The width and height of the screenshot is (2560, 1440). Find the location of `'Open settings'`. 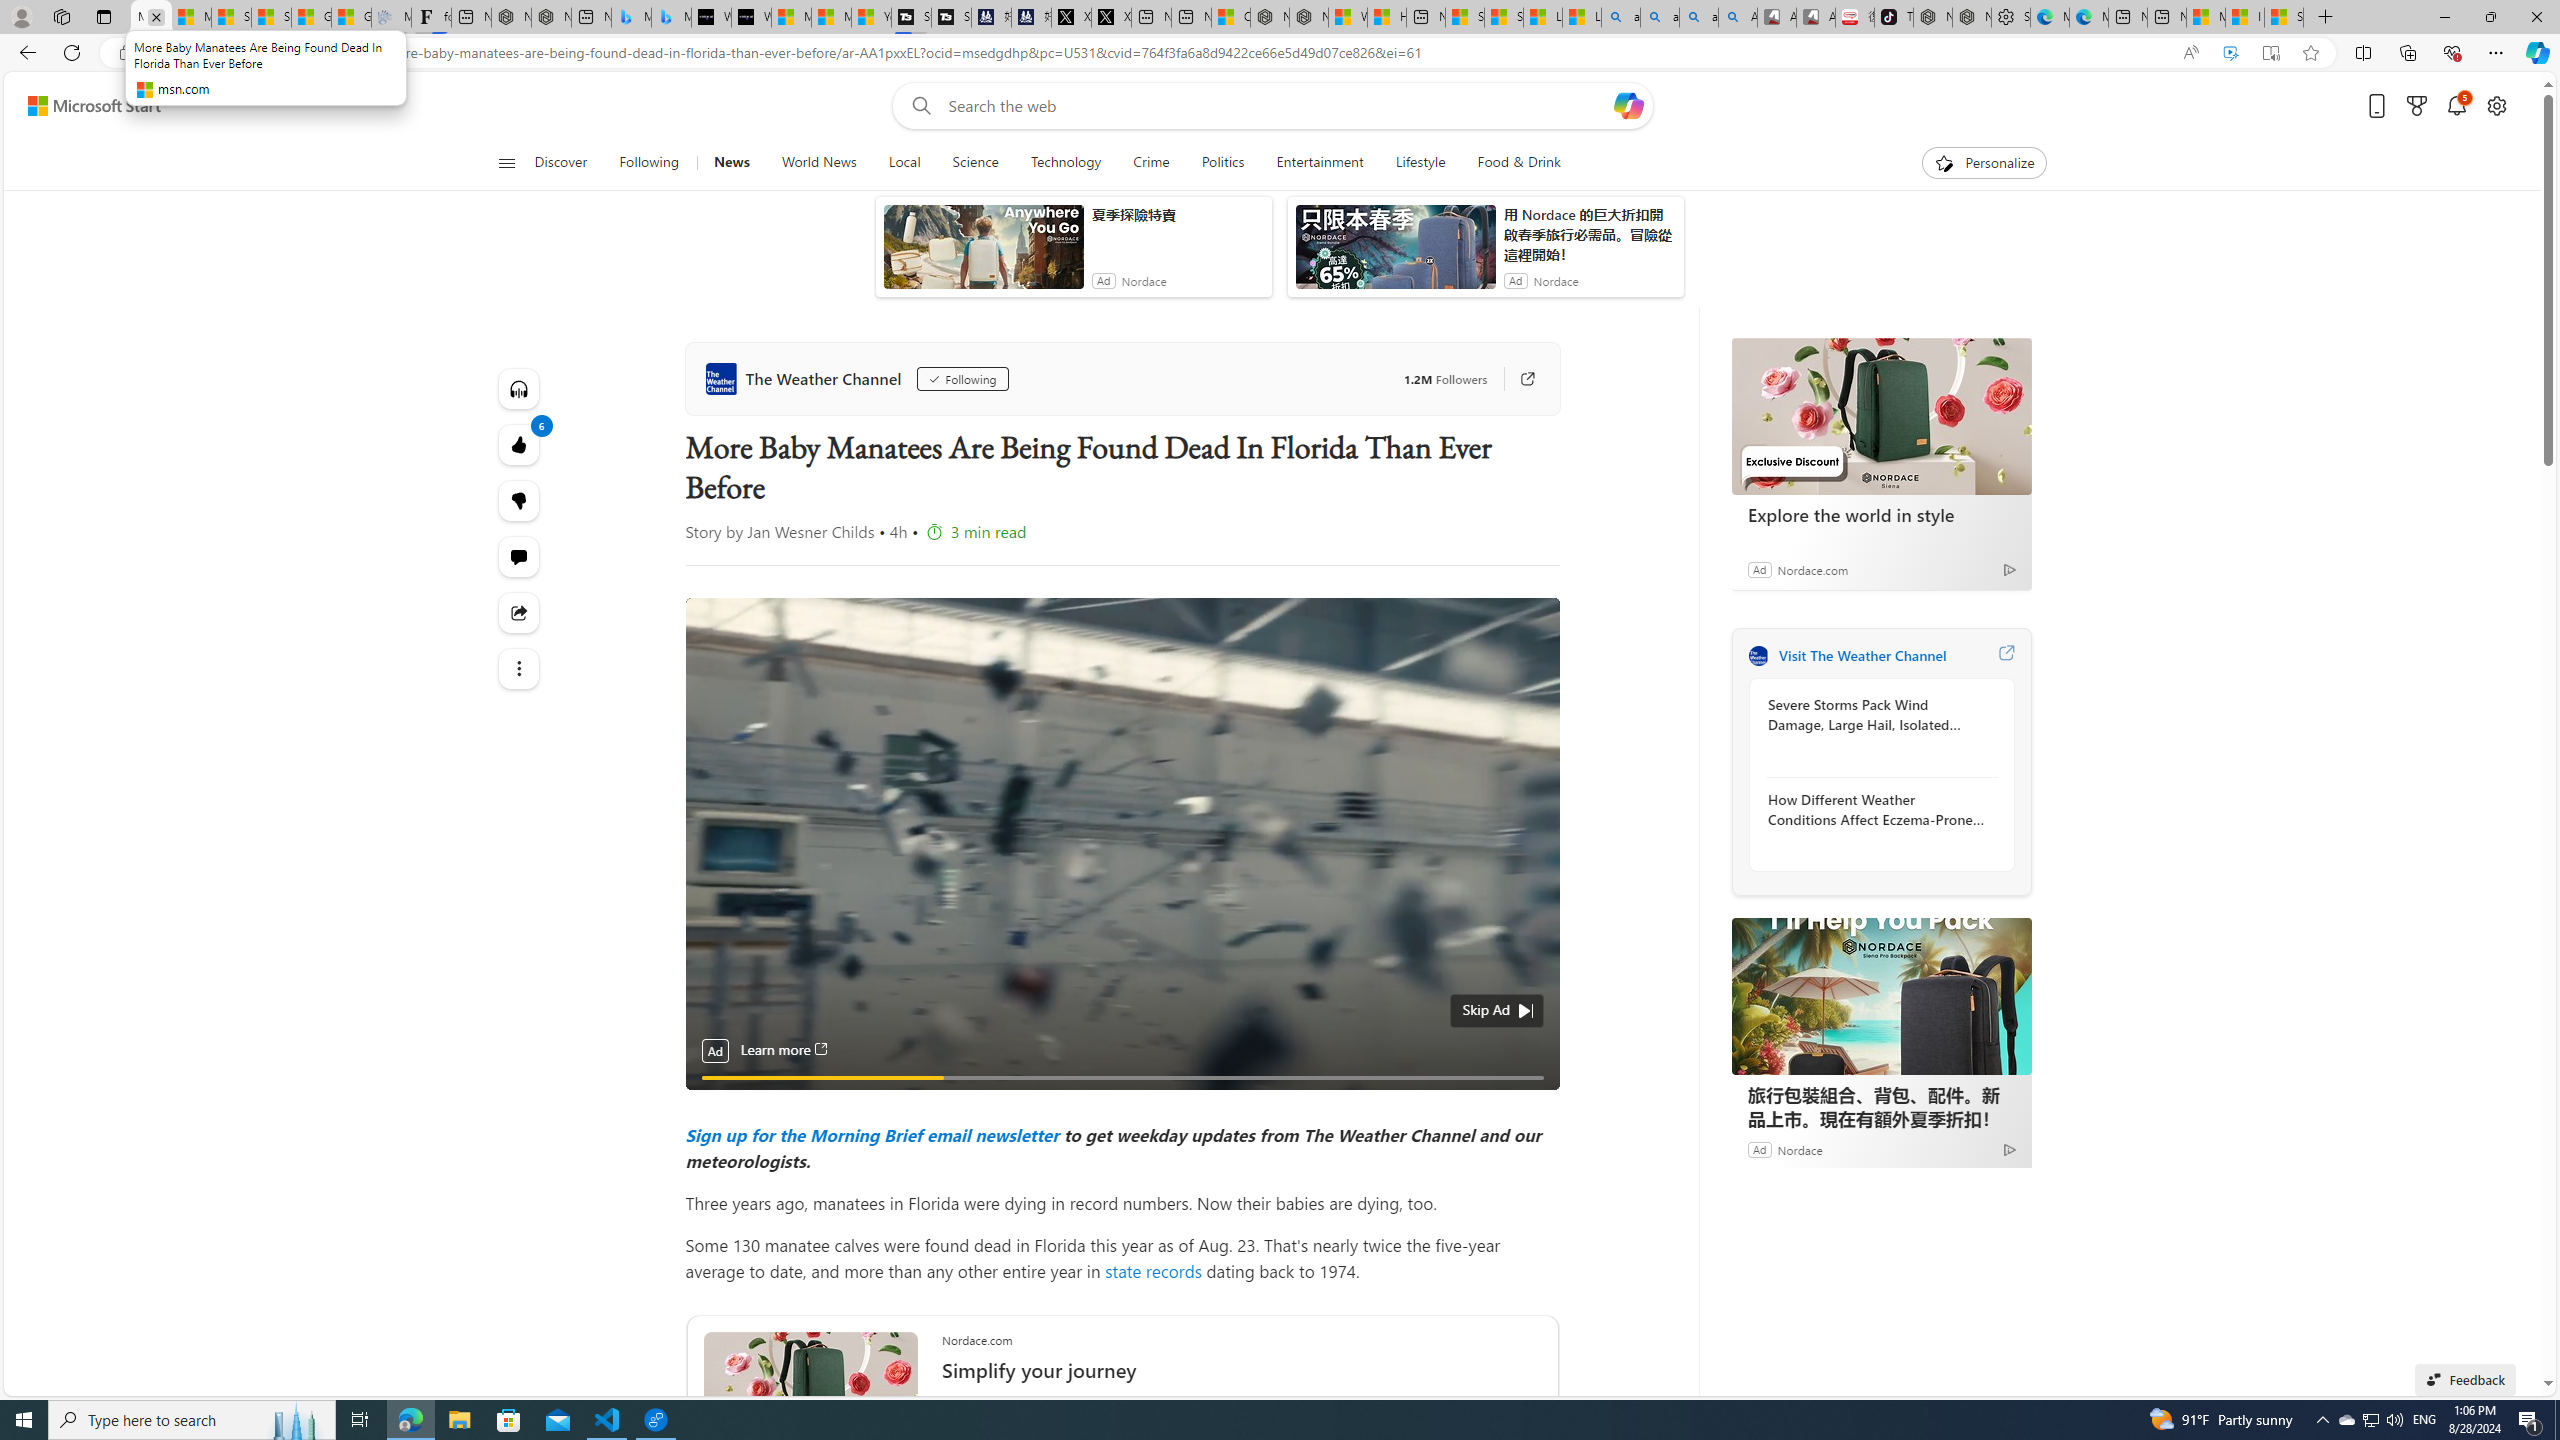

'Open settings' is located at coordinates (2496, 106).